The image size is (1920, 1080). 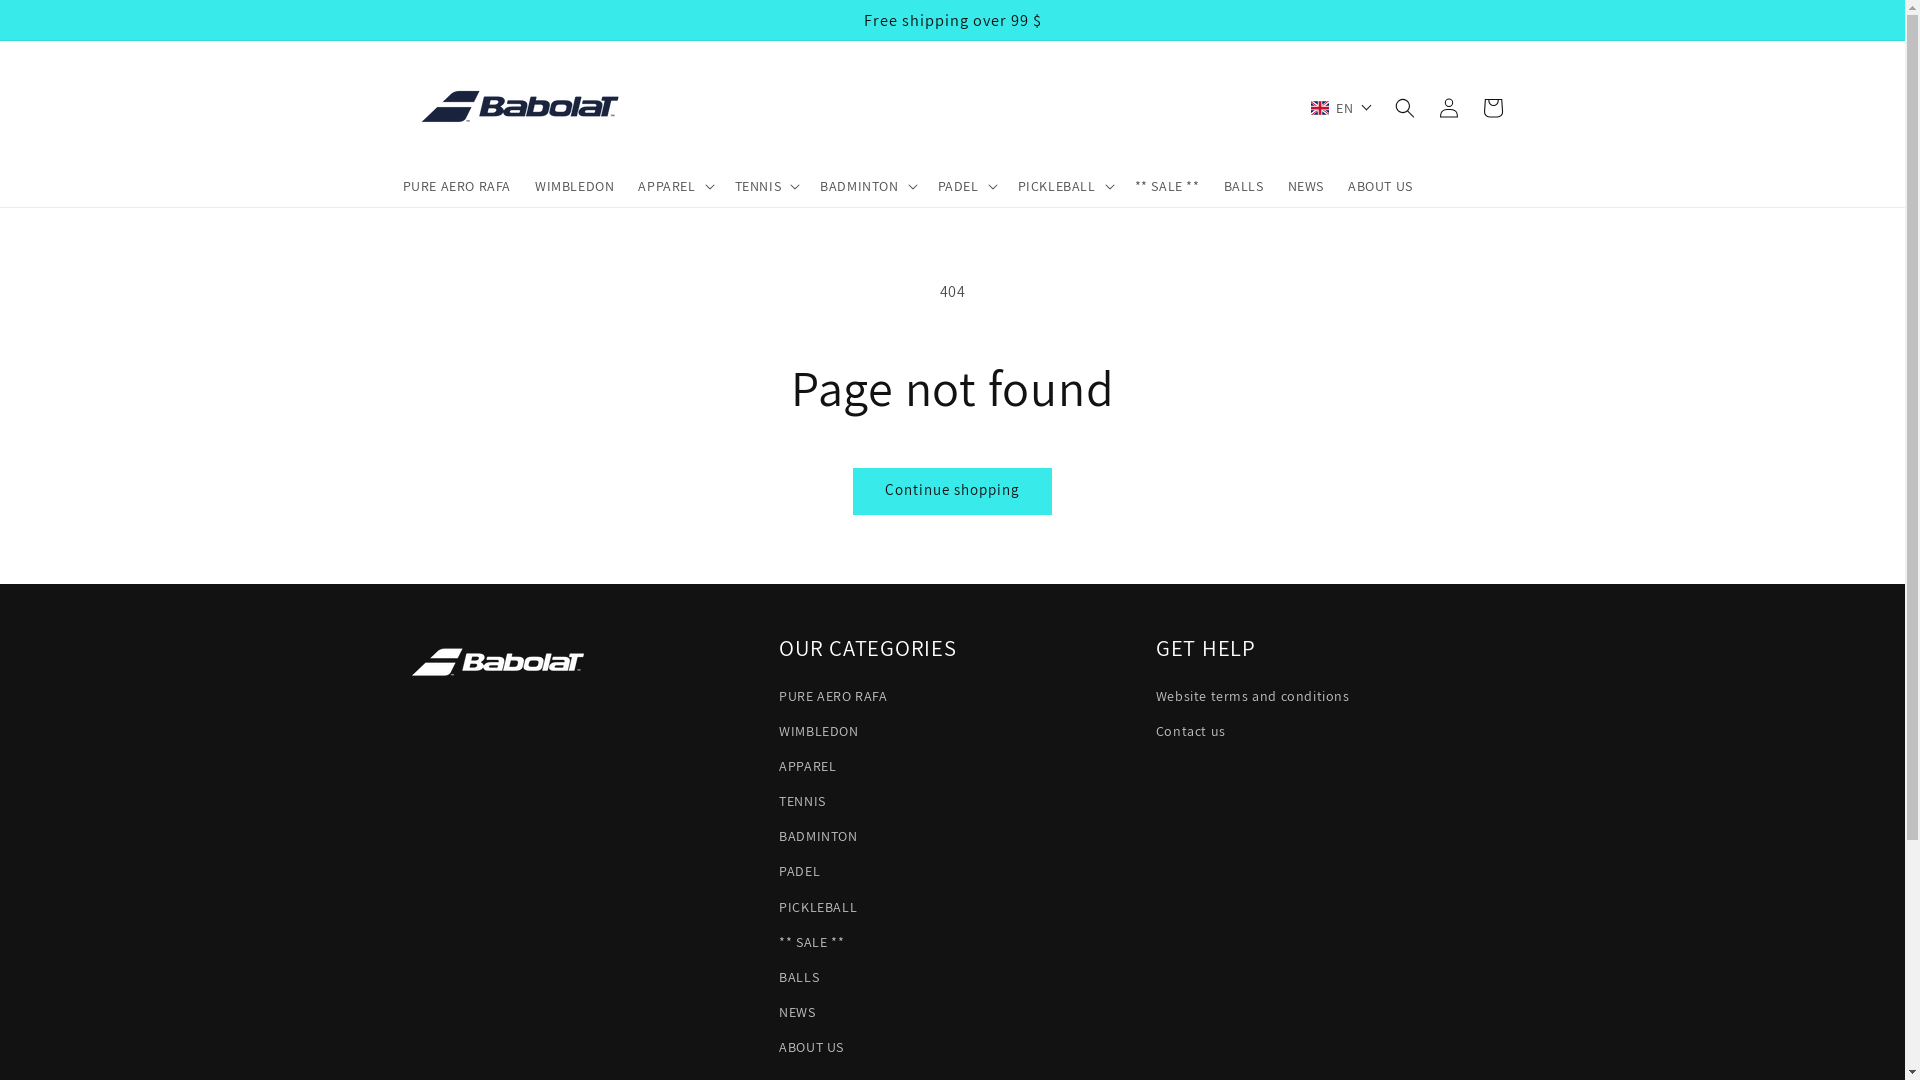 I want to click on 'APPAREL', so click(x=807, y=765).